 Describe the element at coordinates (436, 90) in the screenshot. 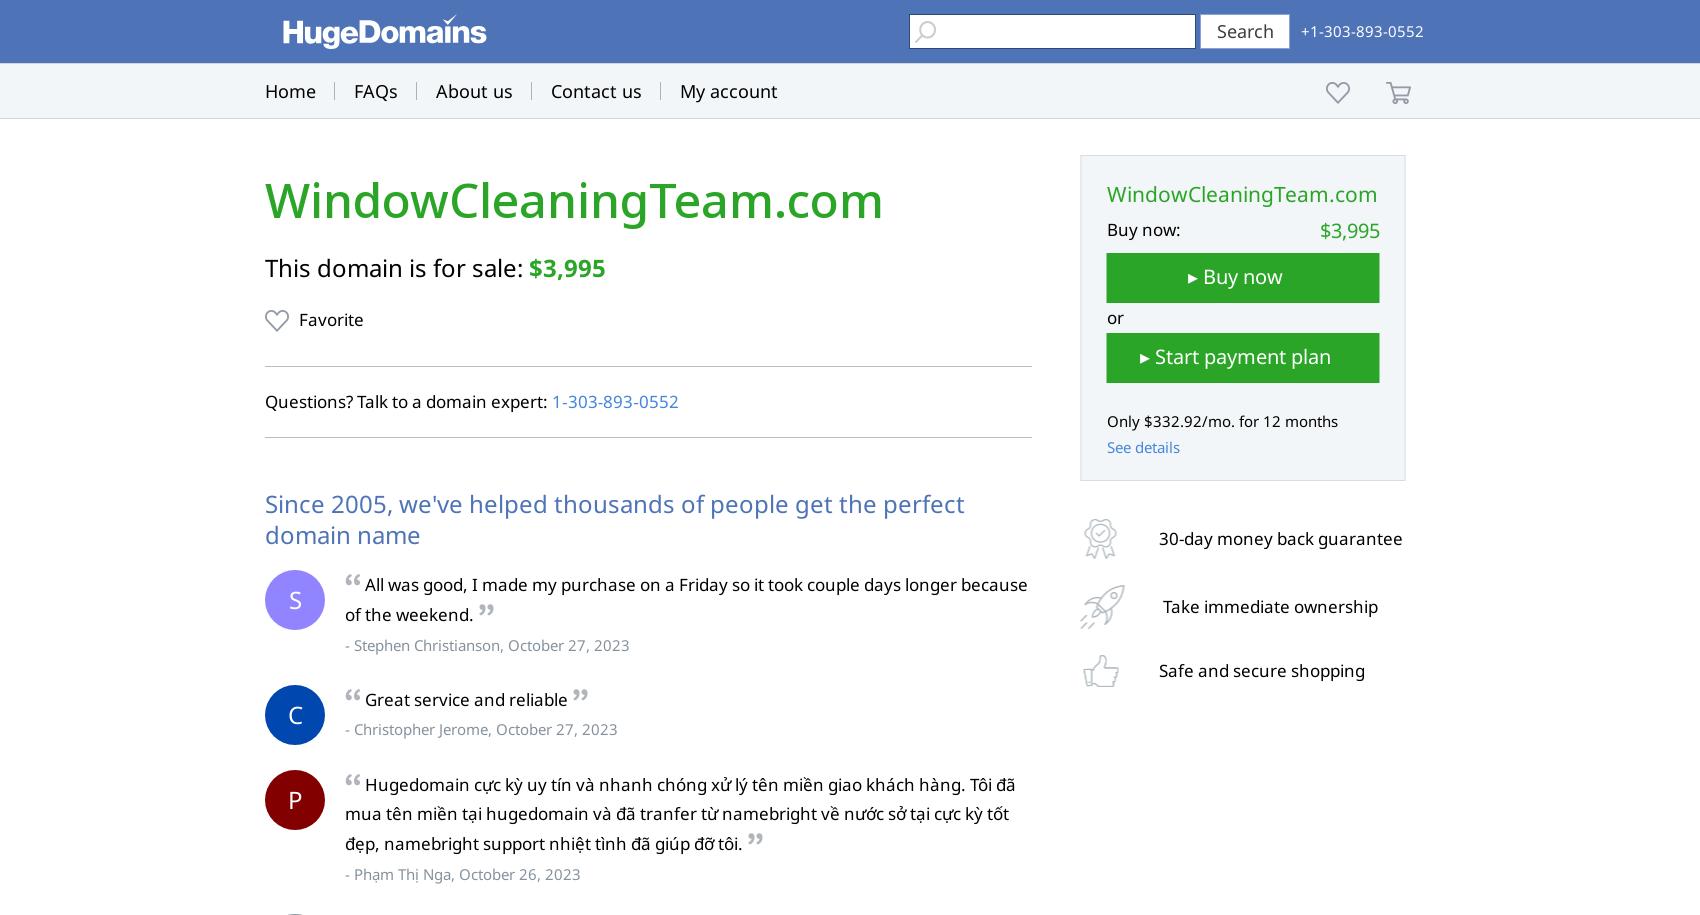

I see `'About us'` at that location.